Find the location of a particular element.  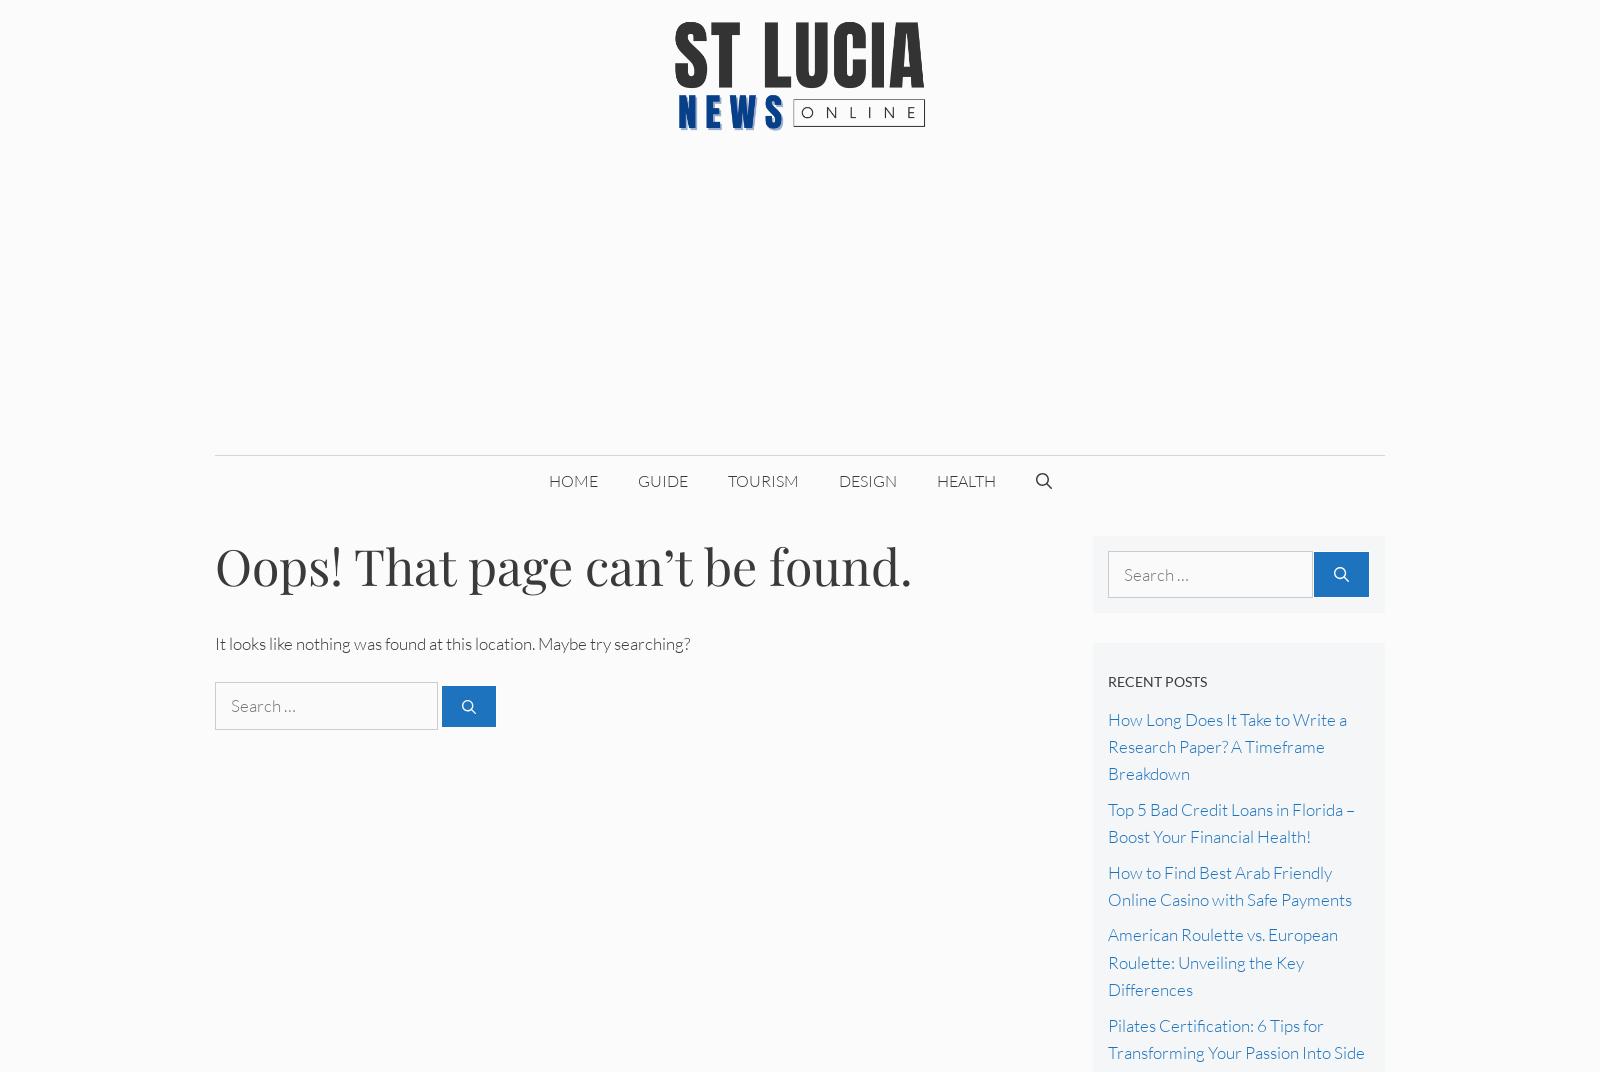

'Health' is located at coordinates (935, 480).